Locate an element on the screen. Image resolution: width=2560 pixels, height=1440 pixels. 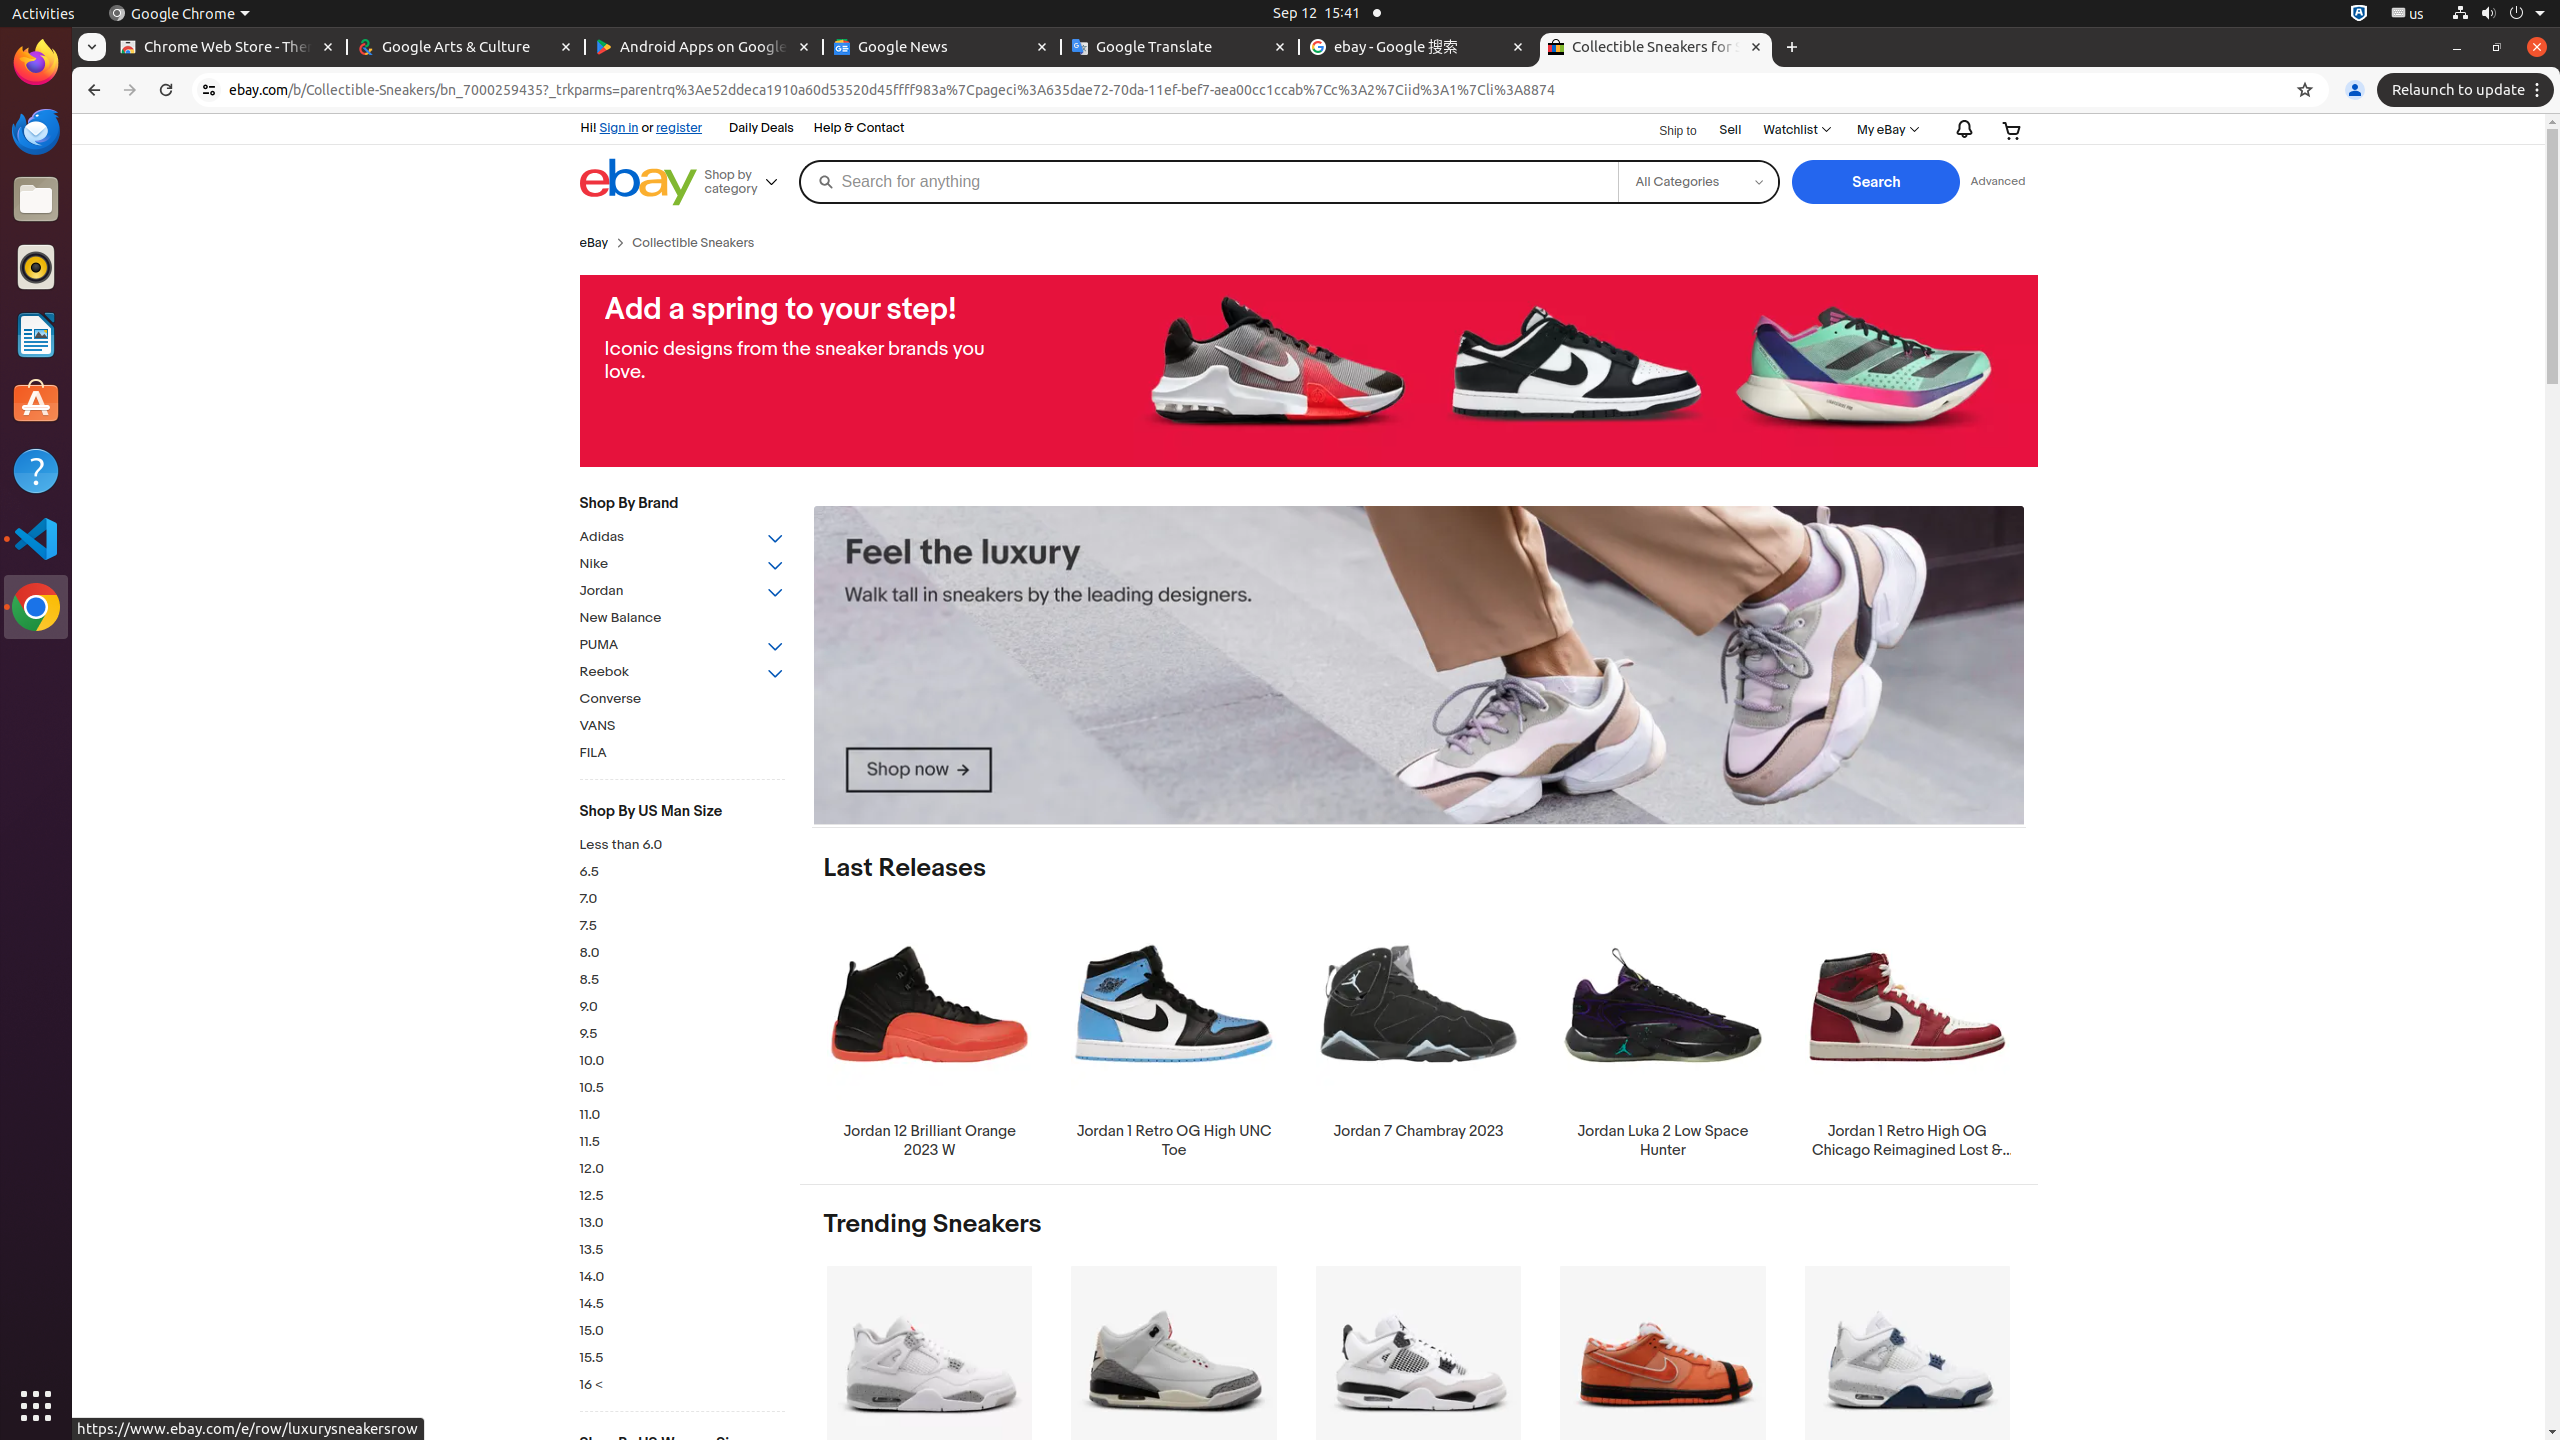
'Relaunch to update' is located at coordinates (2467, 89).